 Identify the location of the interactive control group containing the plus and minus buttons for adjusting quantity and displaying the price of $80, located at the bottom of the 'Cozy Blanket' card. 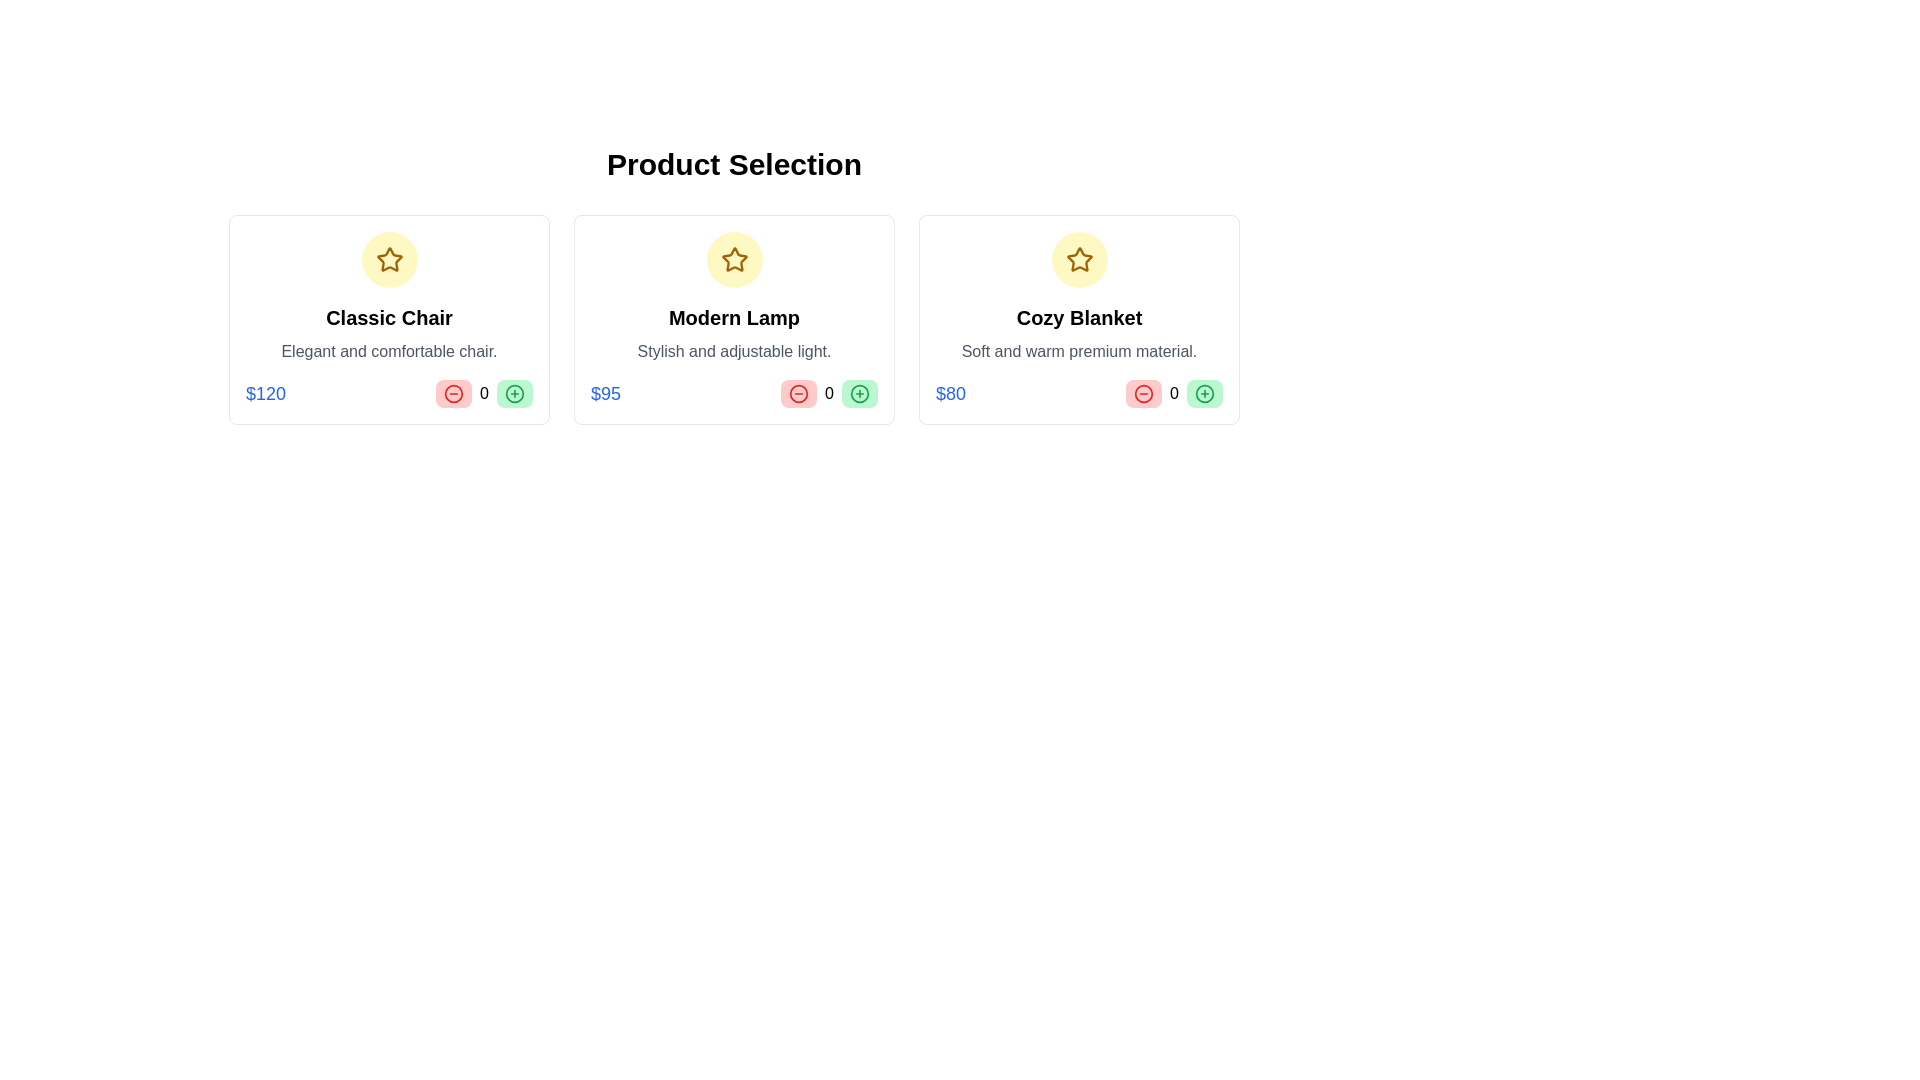
(1078, 393).